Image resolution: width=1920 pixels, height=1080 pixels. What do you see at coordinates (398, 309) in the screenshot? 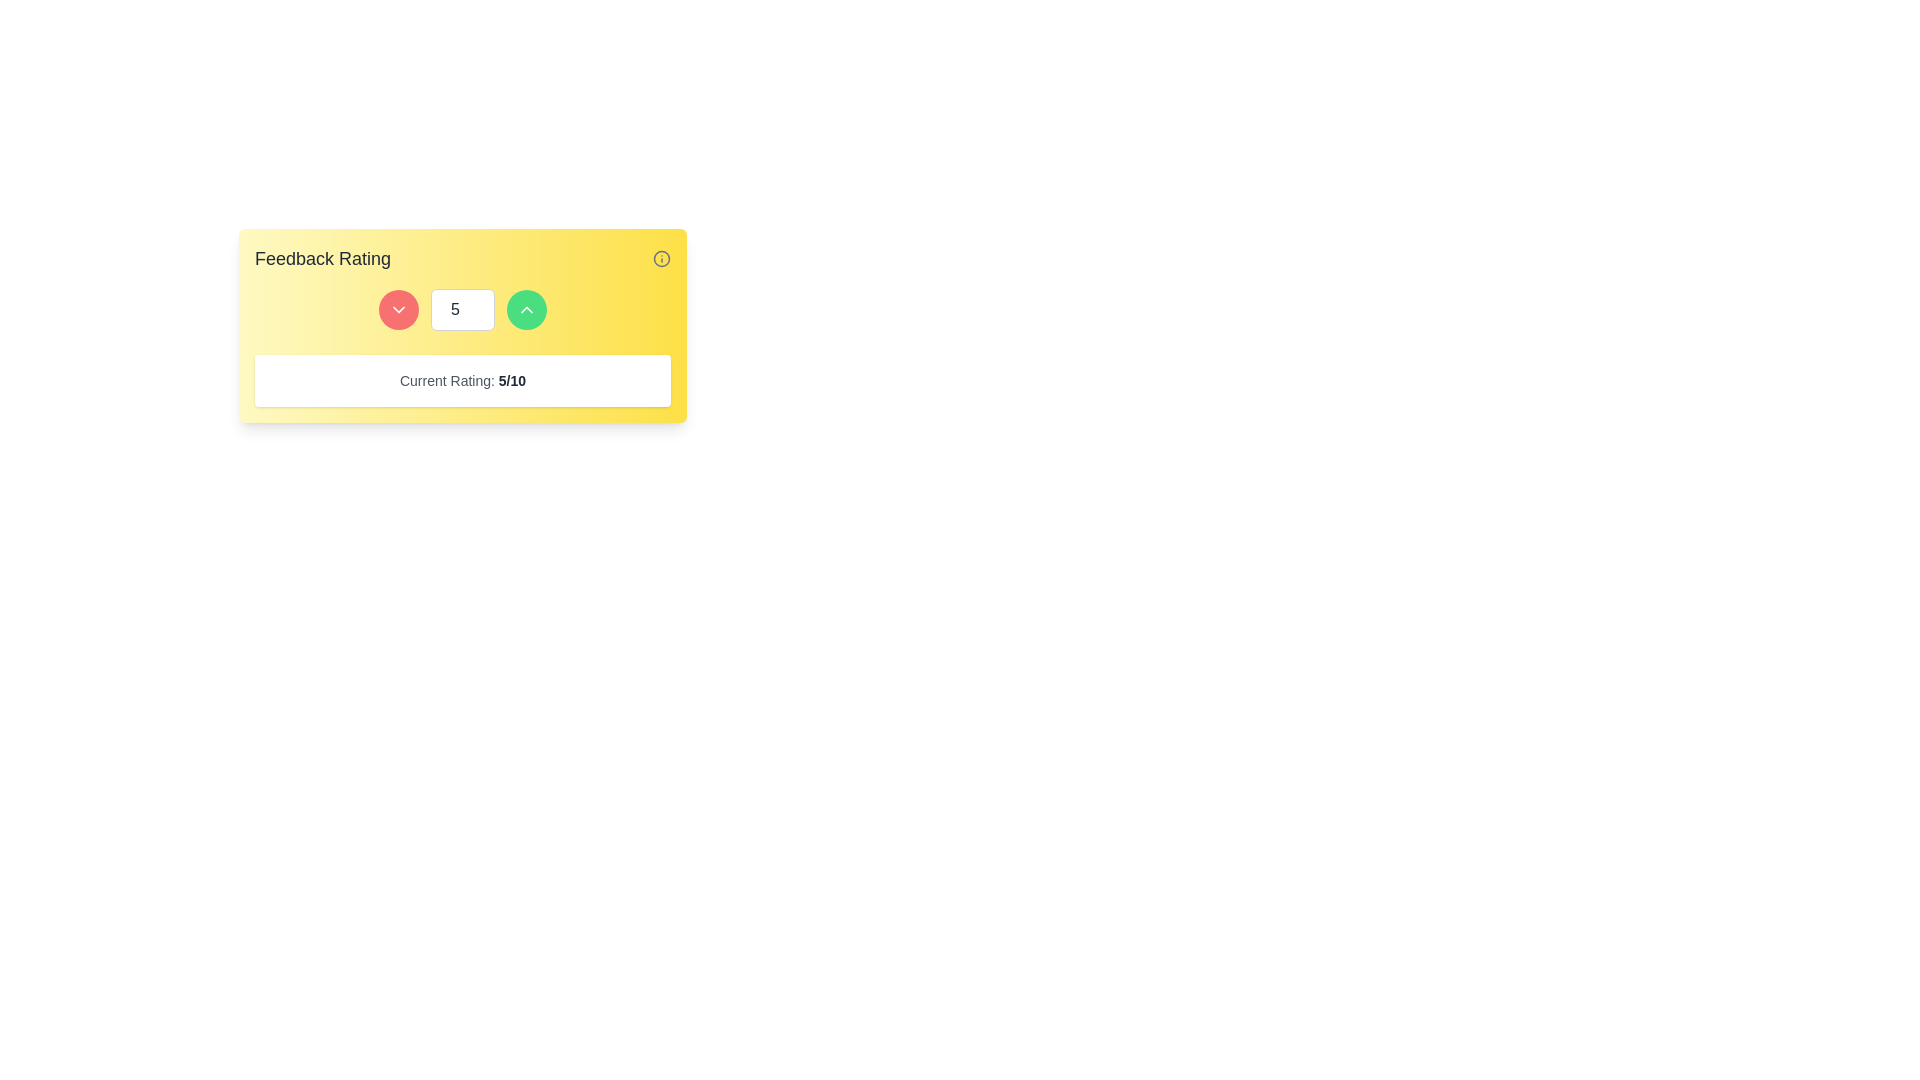
I see `the circular red decrement button with a white downward arrow icon, located to the left of the numeric input field displaying '5', to change its visual style` at bounding box center [398, 309].